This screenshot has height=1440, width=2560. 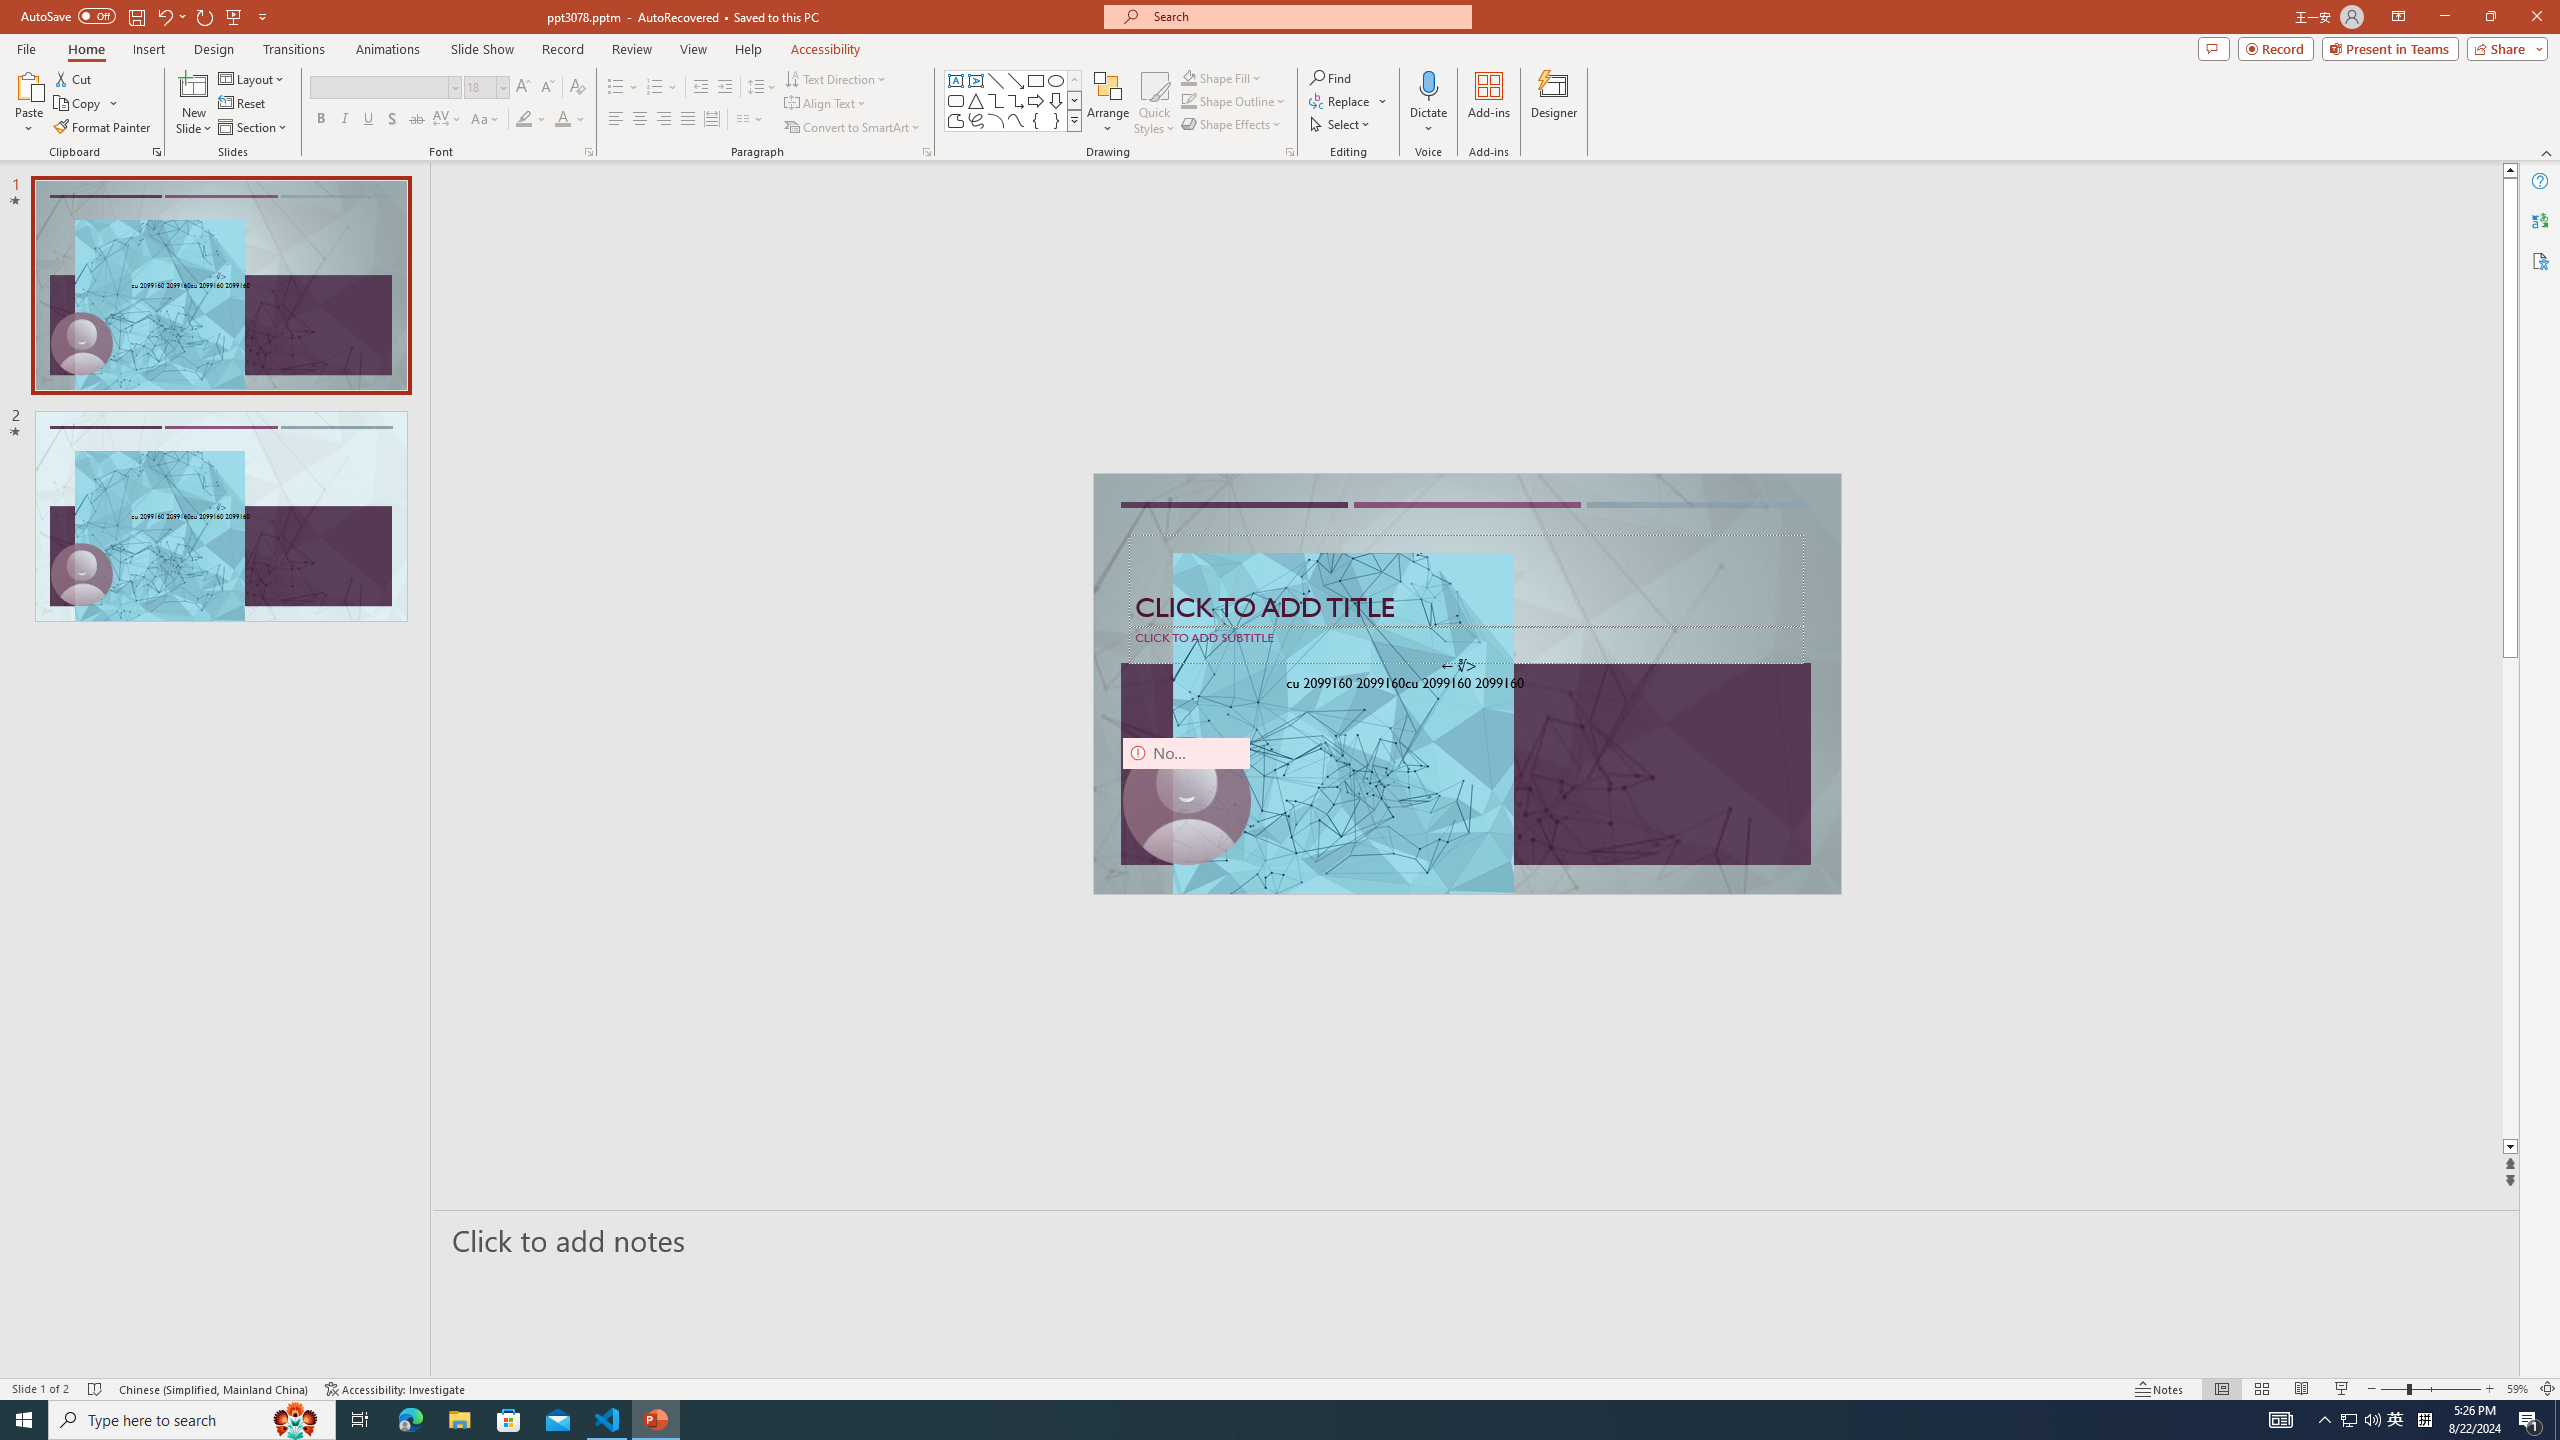 I want to click on 'Zoom 59%', so click(x=2516, y=1389).